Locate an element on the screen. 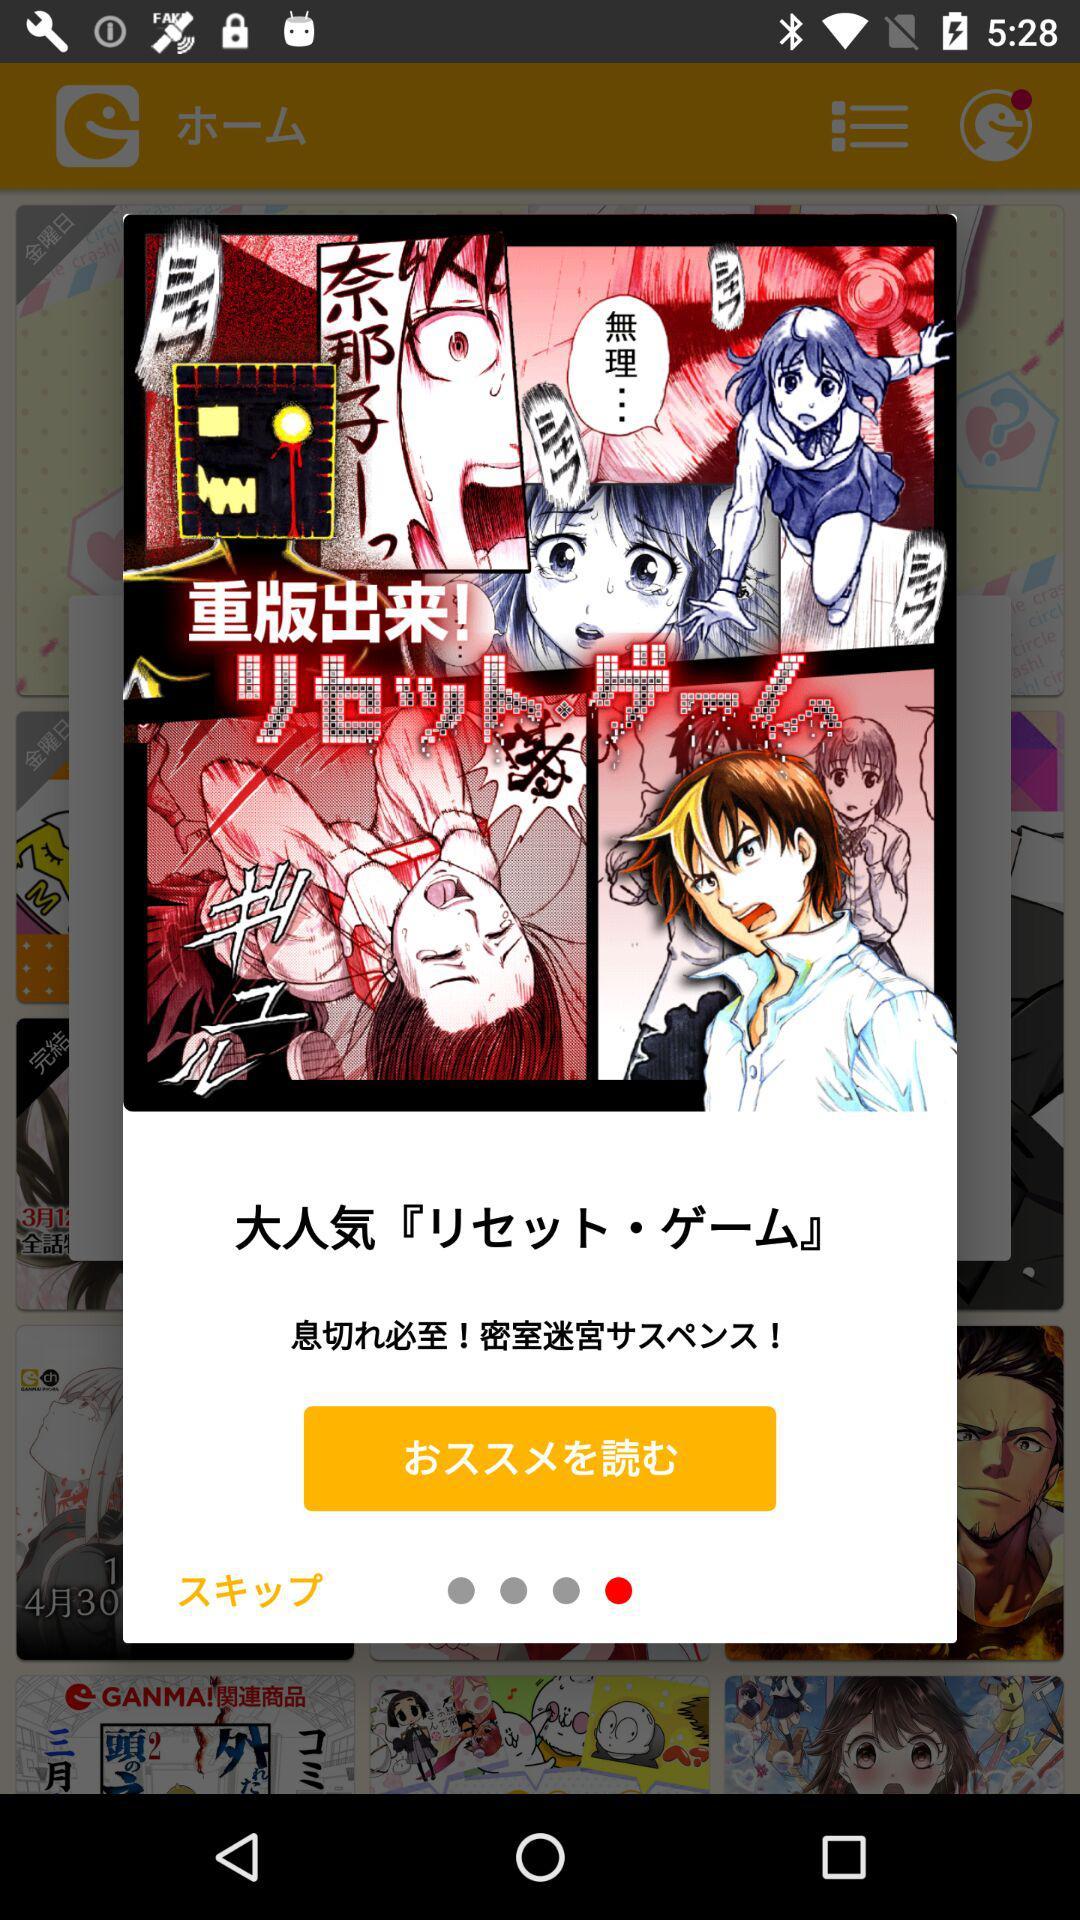  page two is located at coordinates (512, 1589).